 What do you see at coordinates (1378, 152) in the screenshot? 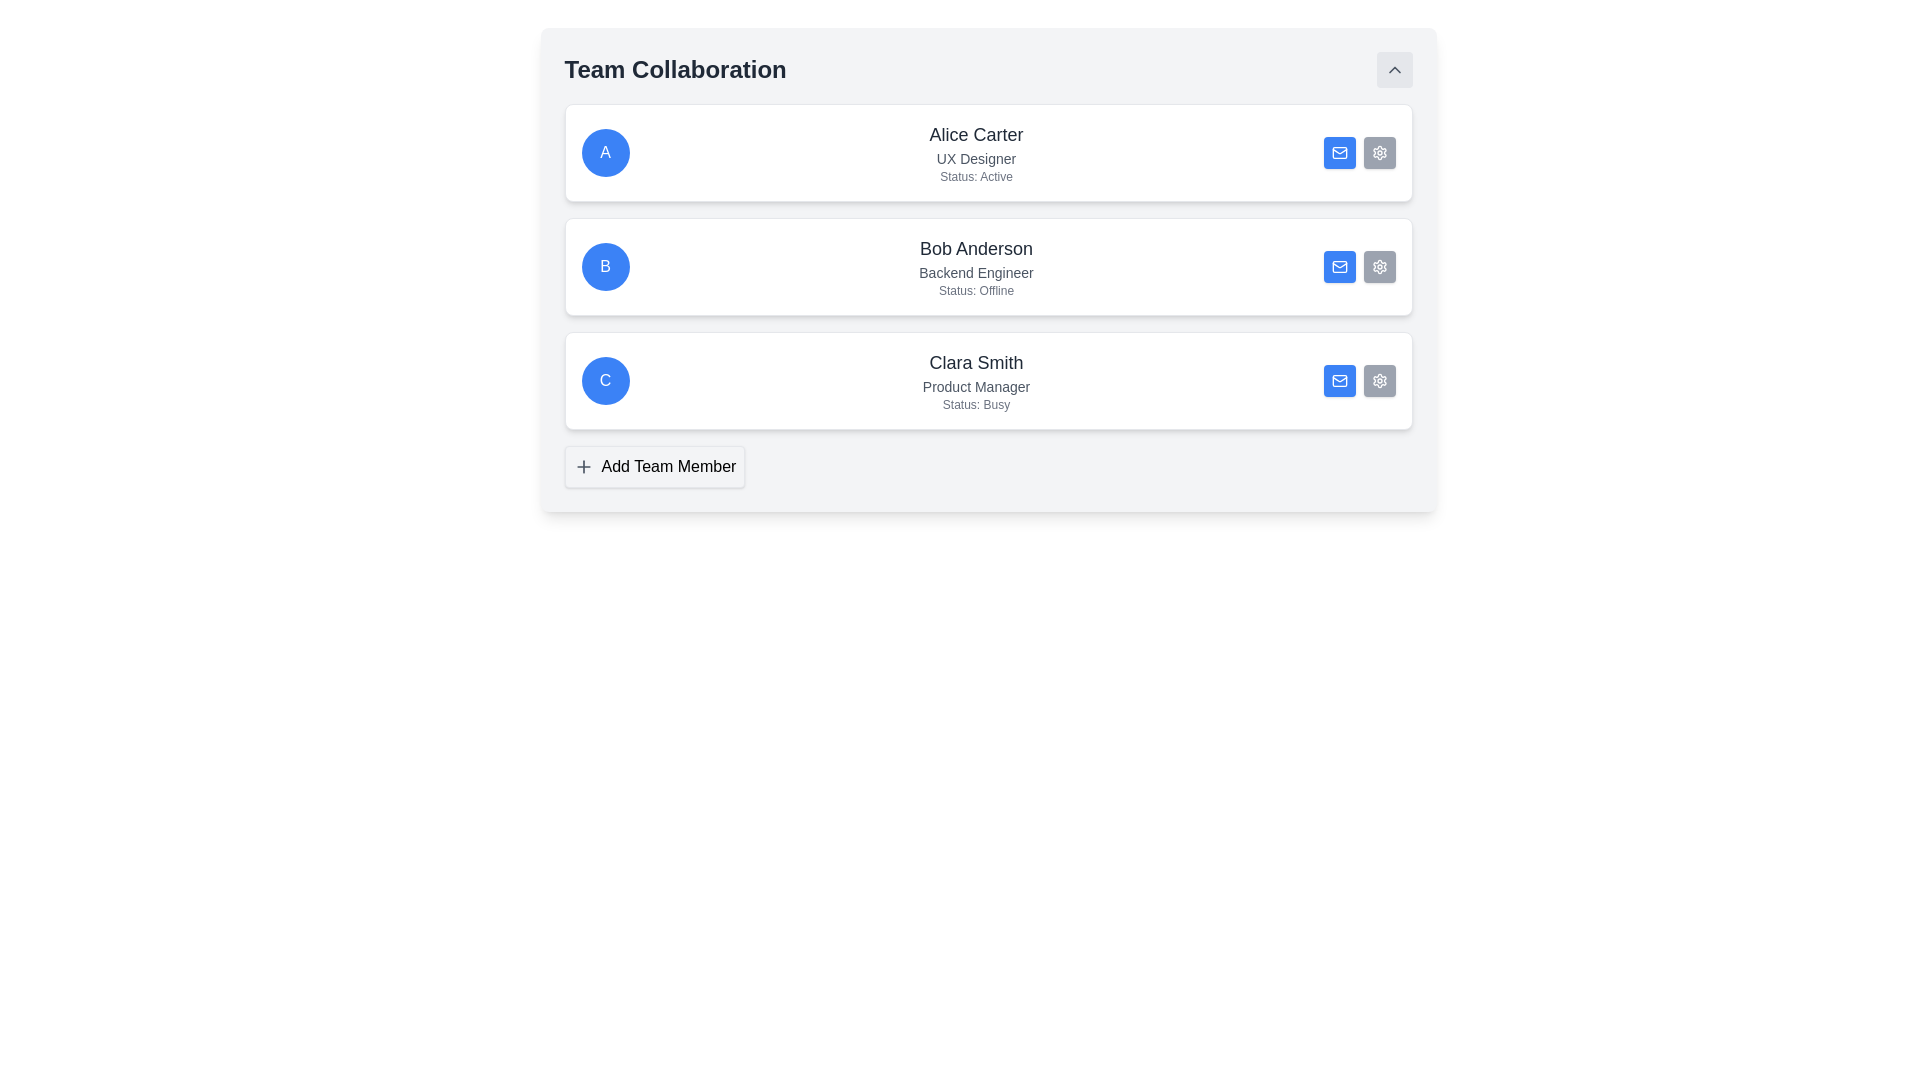
I see `the configuration settings icon located in the top-right corner of the first user panel` at bounding box center [1378, 152].